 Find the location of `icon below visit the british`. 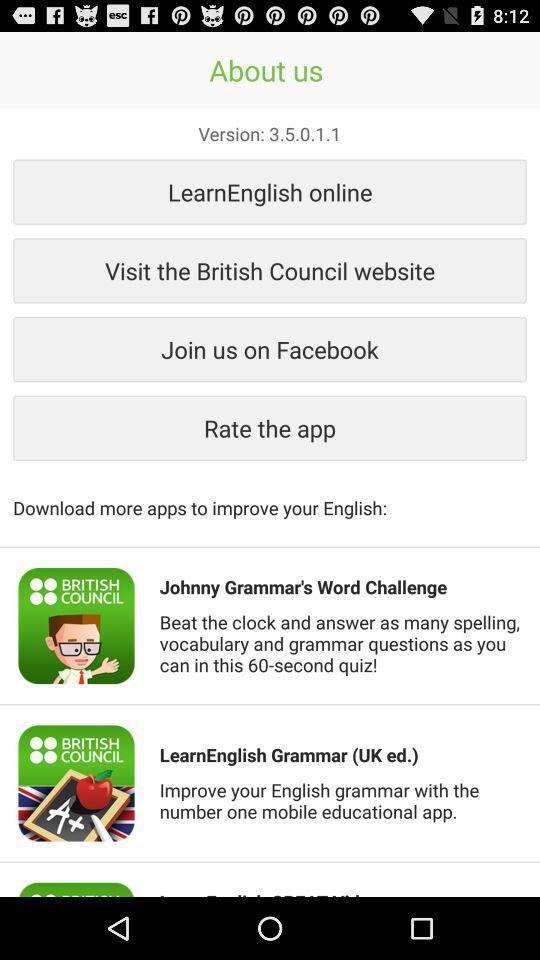

icon below visit the british is located at coordinates (270, 349).